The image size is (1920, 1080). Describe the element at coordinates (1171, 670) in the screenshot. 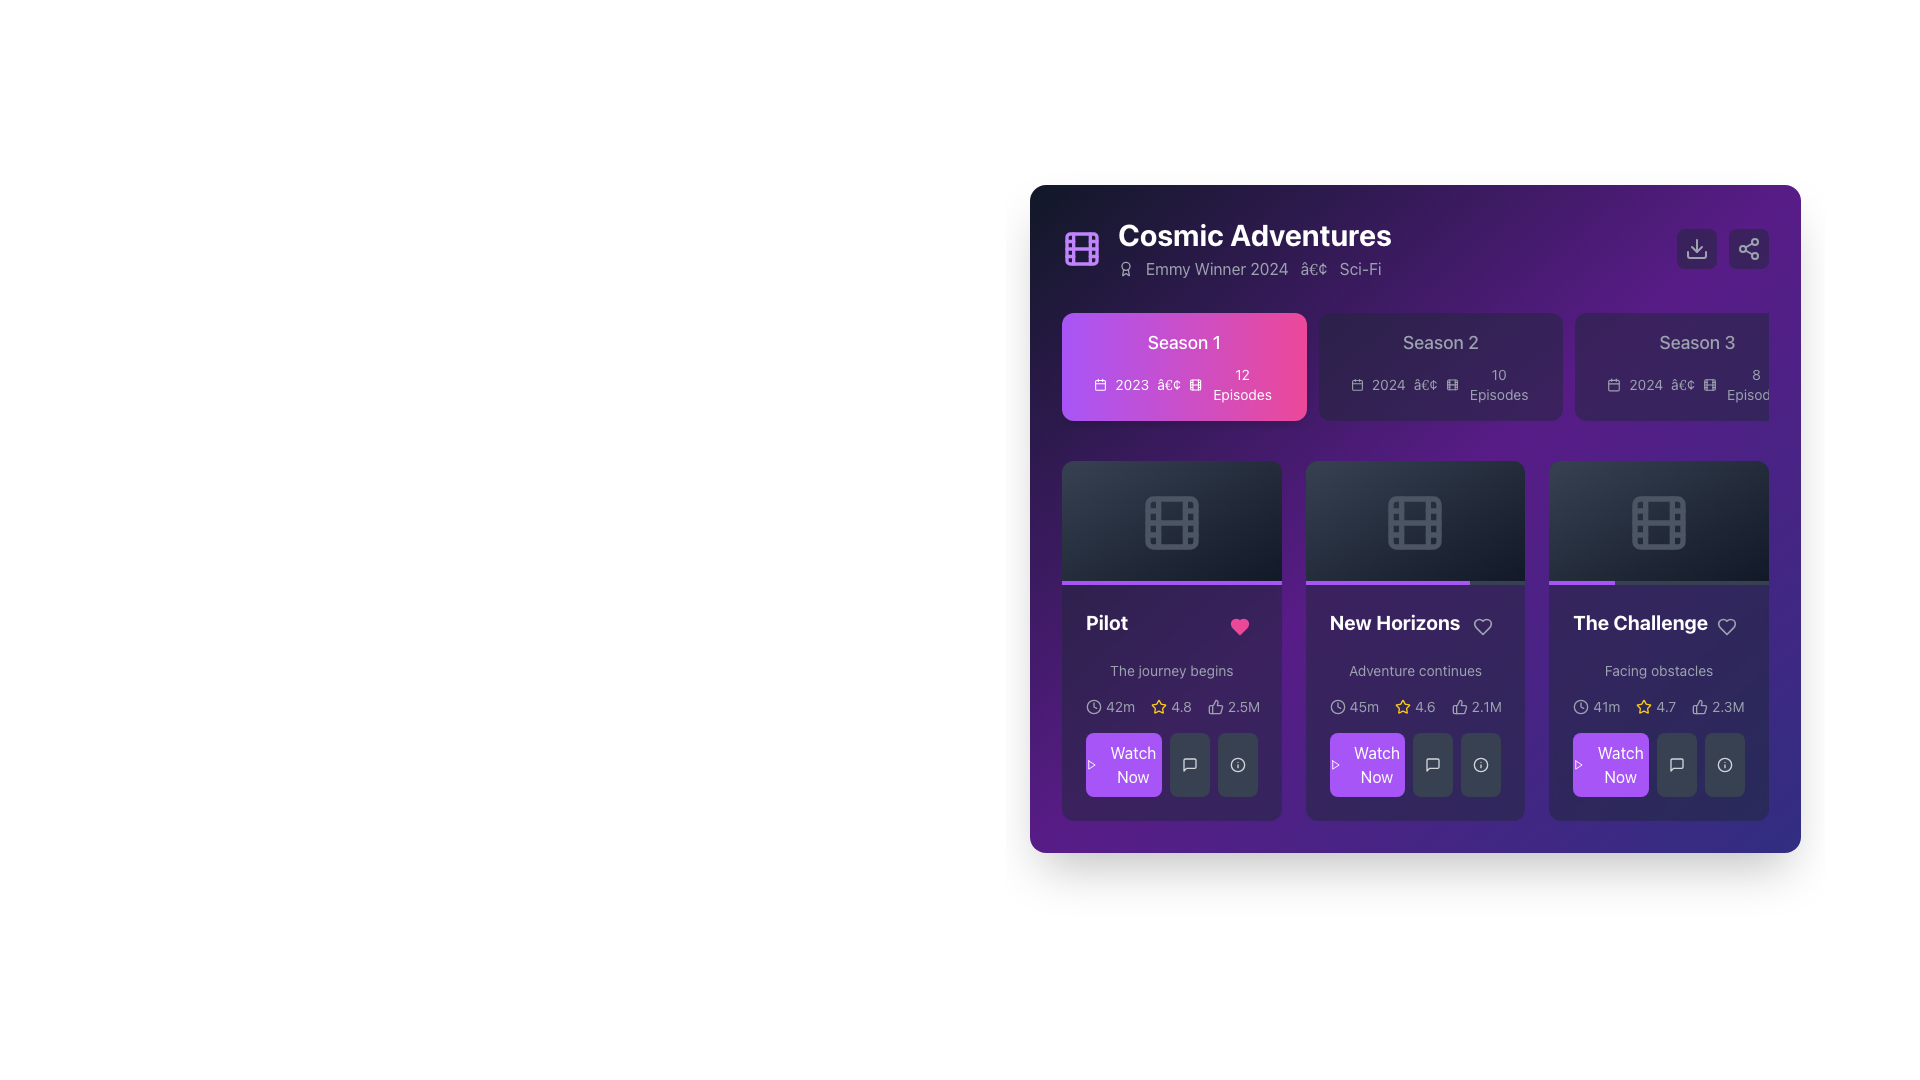

I see `the static text label element displaying the phrase 'The journey begins', located in the card section under the title 'Pilot' on the first card from the left` at that location.